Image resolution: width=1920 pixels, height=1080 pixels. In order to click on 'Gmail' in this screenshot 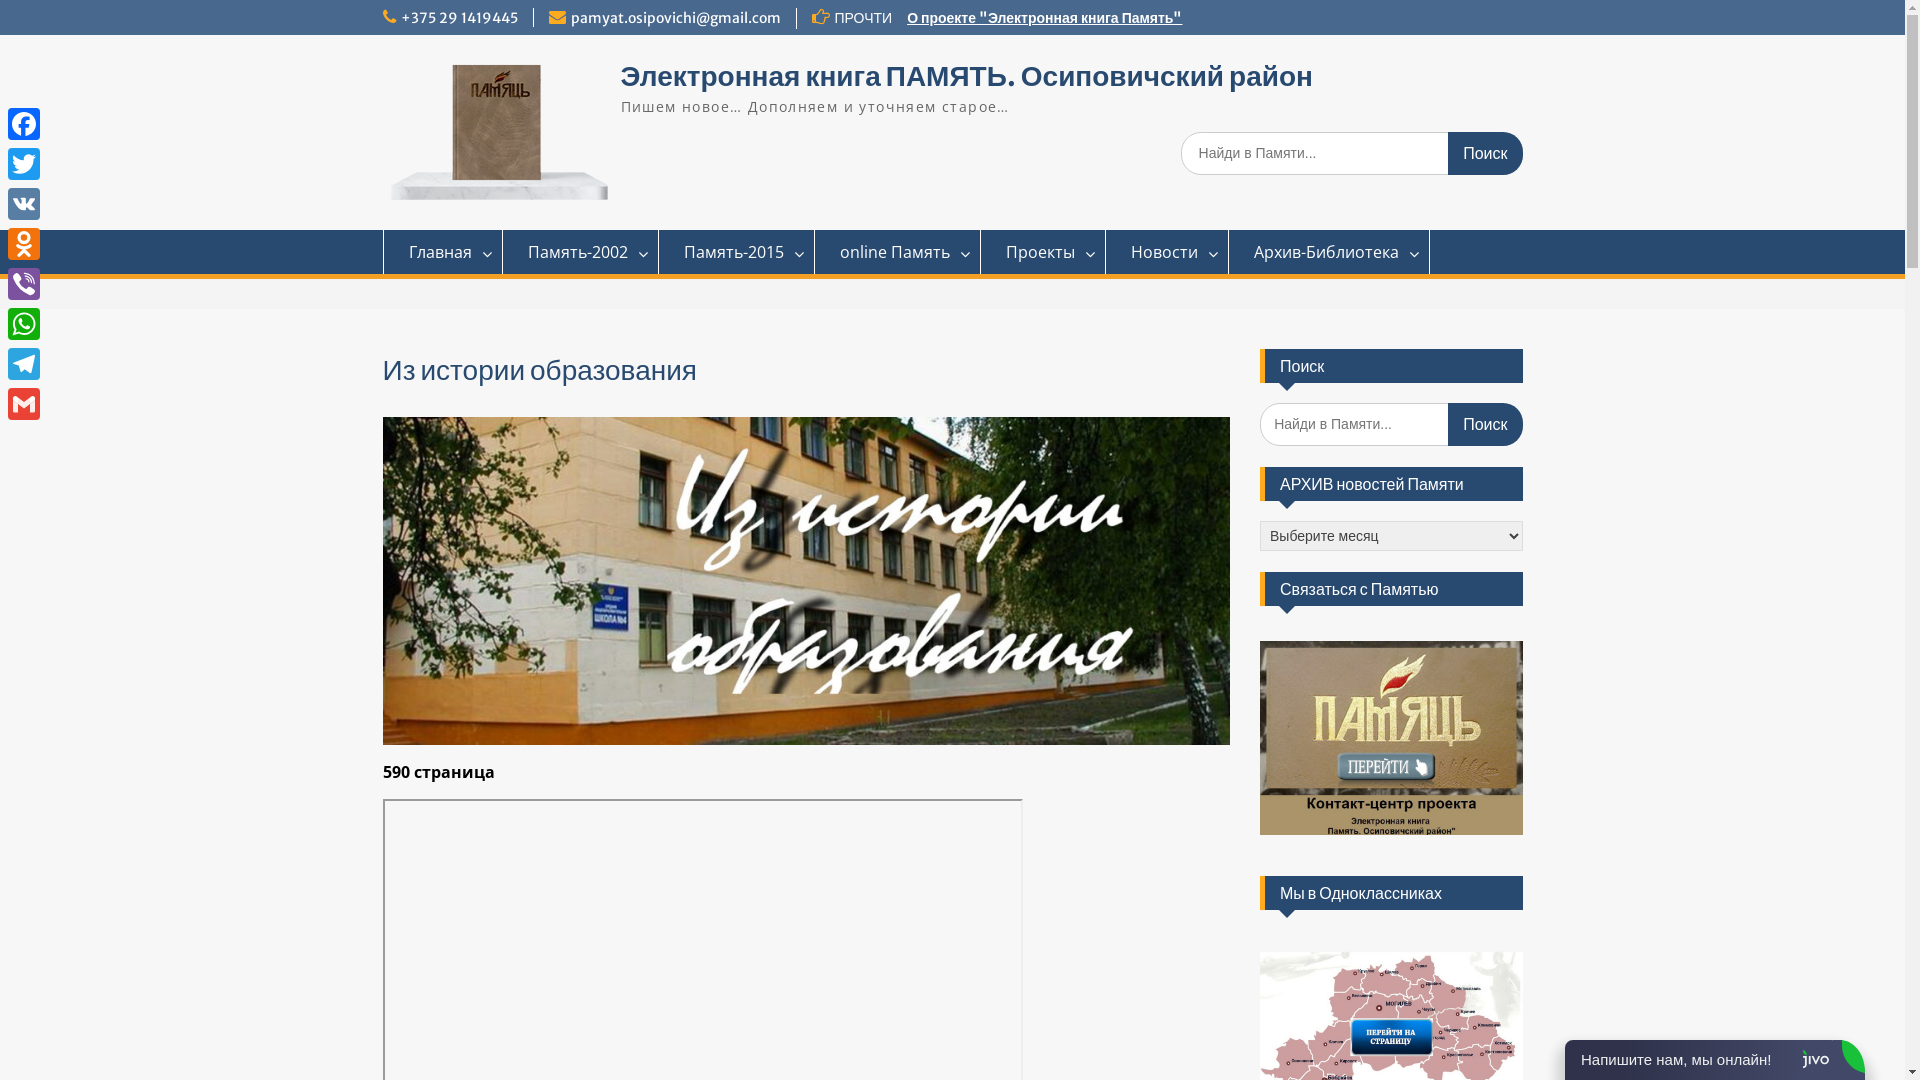, I will do `click(24, 404)`.